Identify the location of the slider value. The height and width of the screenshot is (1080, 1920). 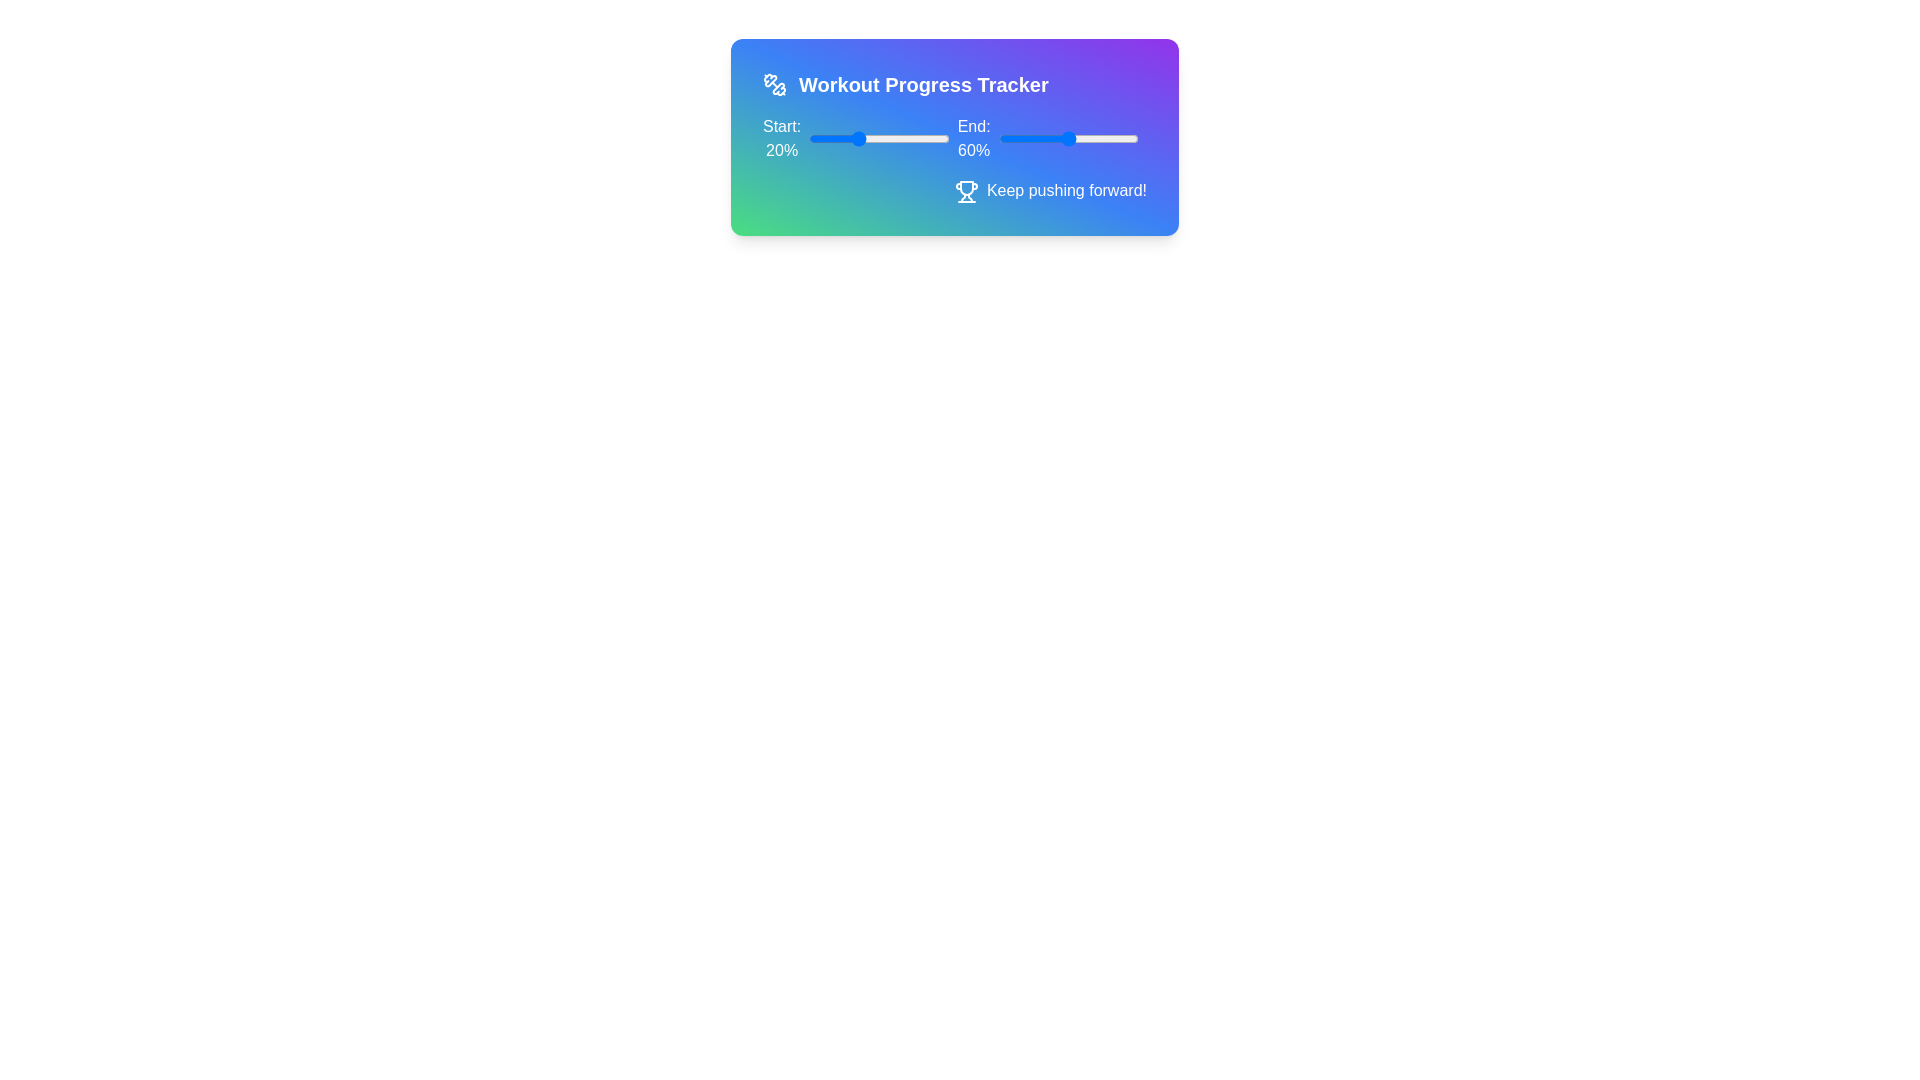
(946, 137).